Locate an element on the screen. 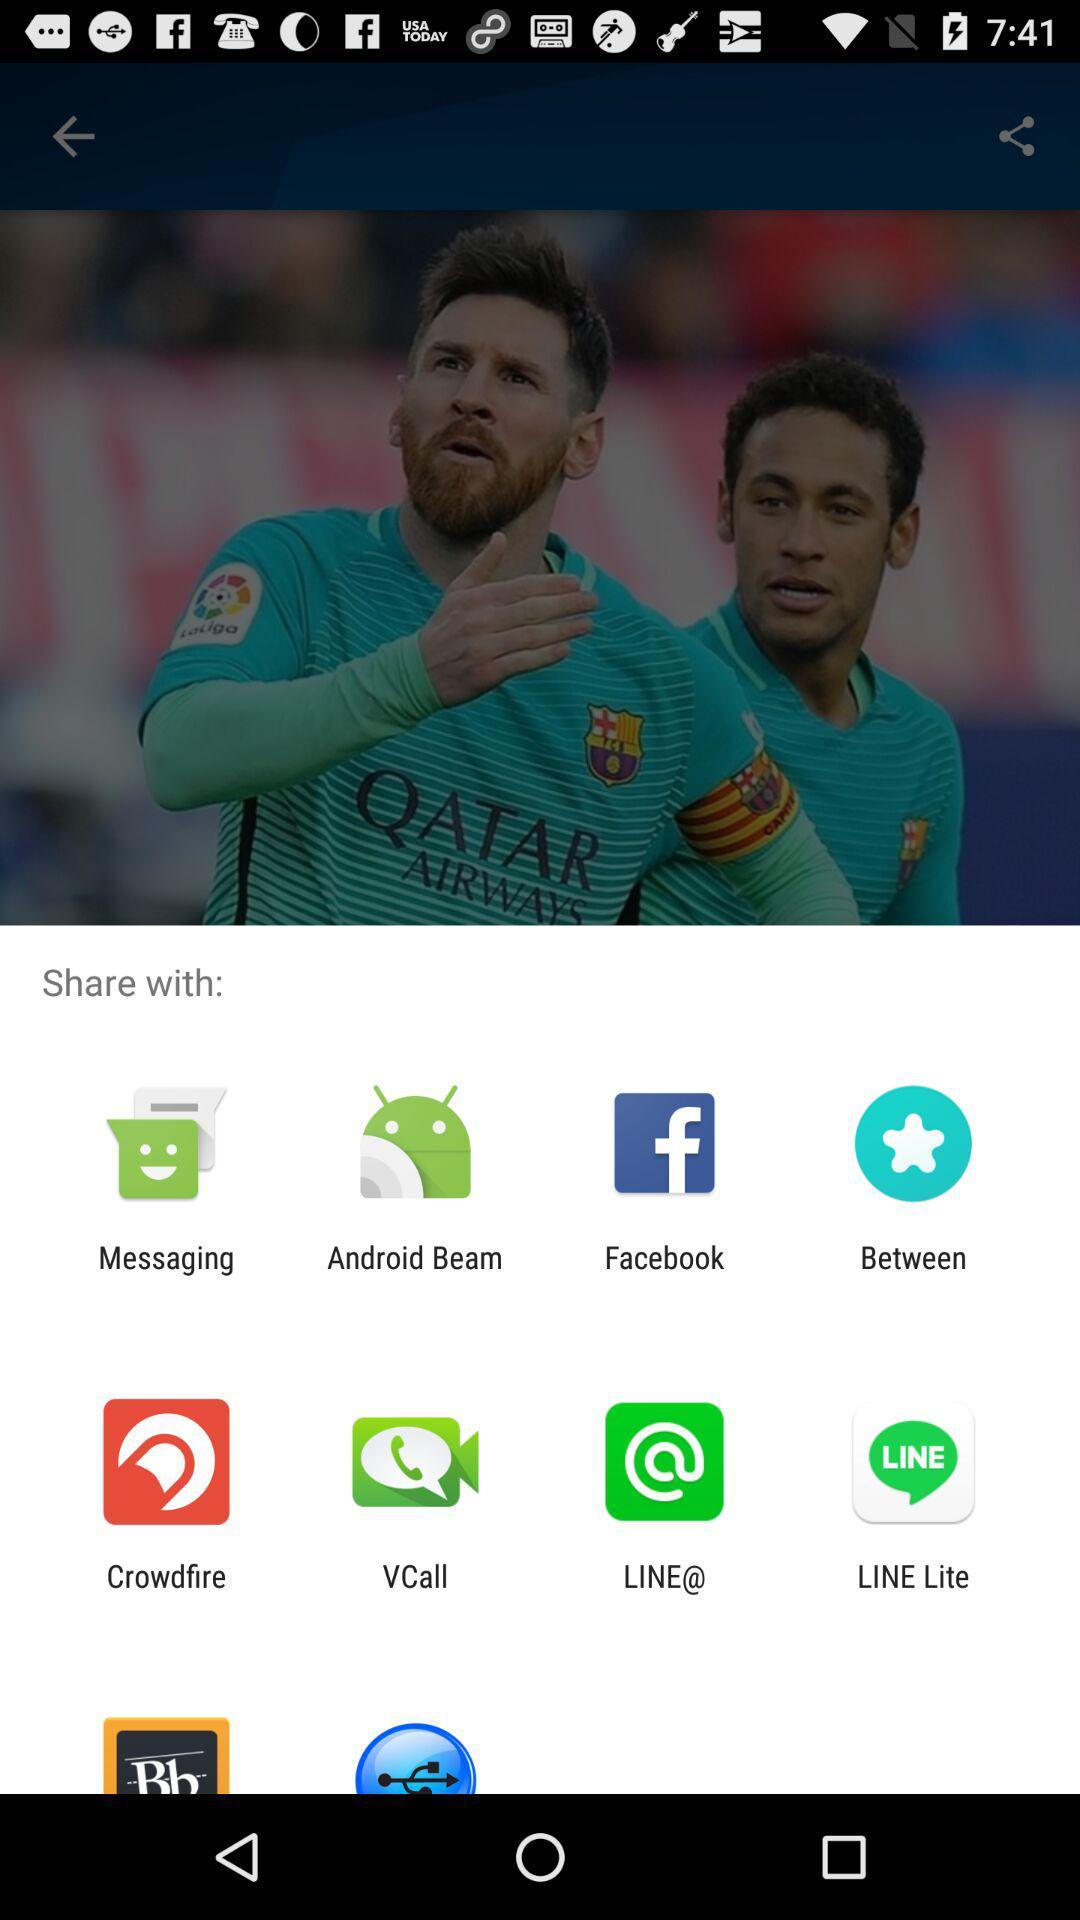 The width and height of the screenshot is (1080, 1920). the item to the left of the vcall icon is located at coordinates (165, 1592).